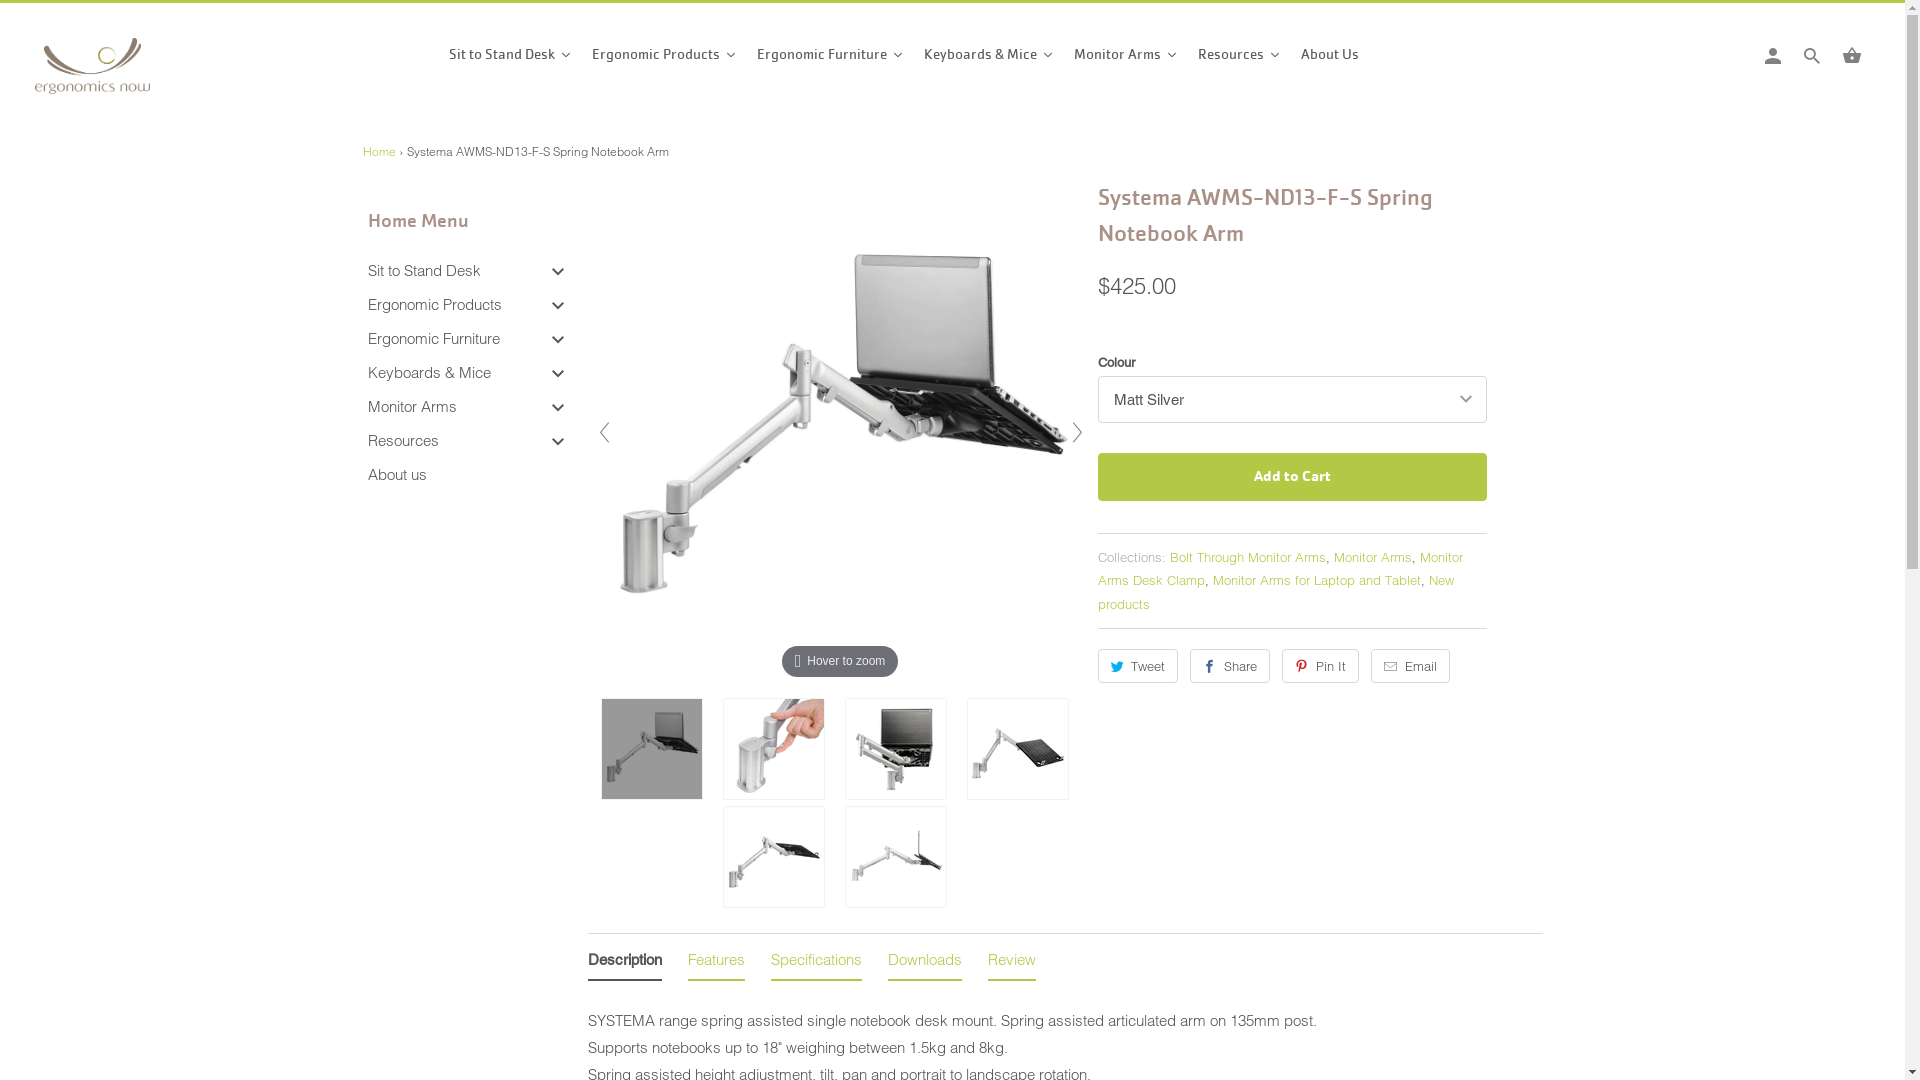 This screenshot has height=1080, width=1920. What do you see at coordinates (1315, 579) in the screenshot?
I see `'Monitor Arms for Laptop and Tablet'` at bounding box center [1315, 579].